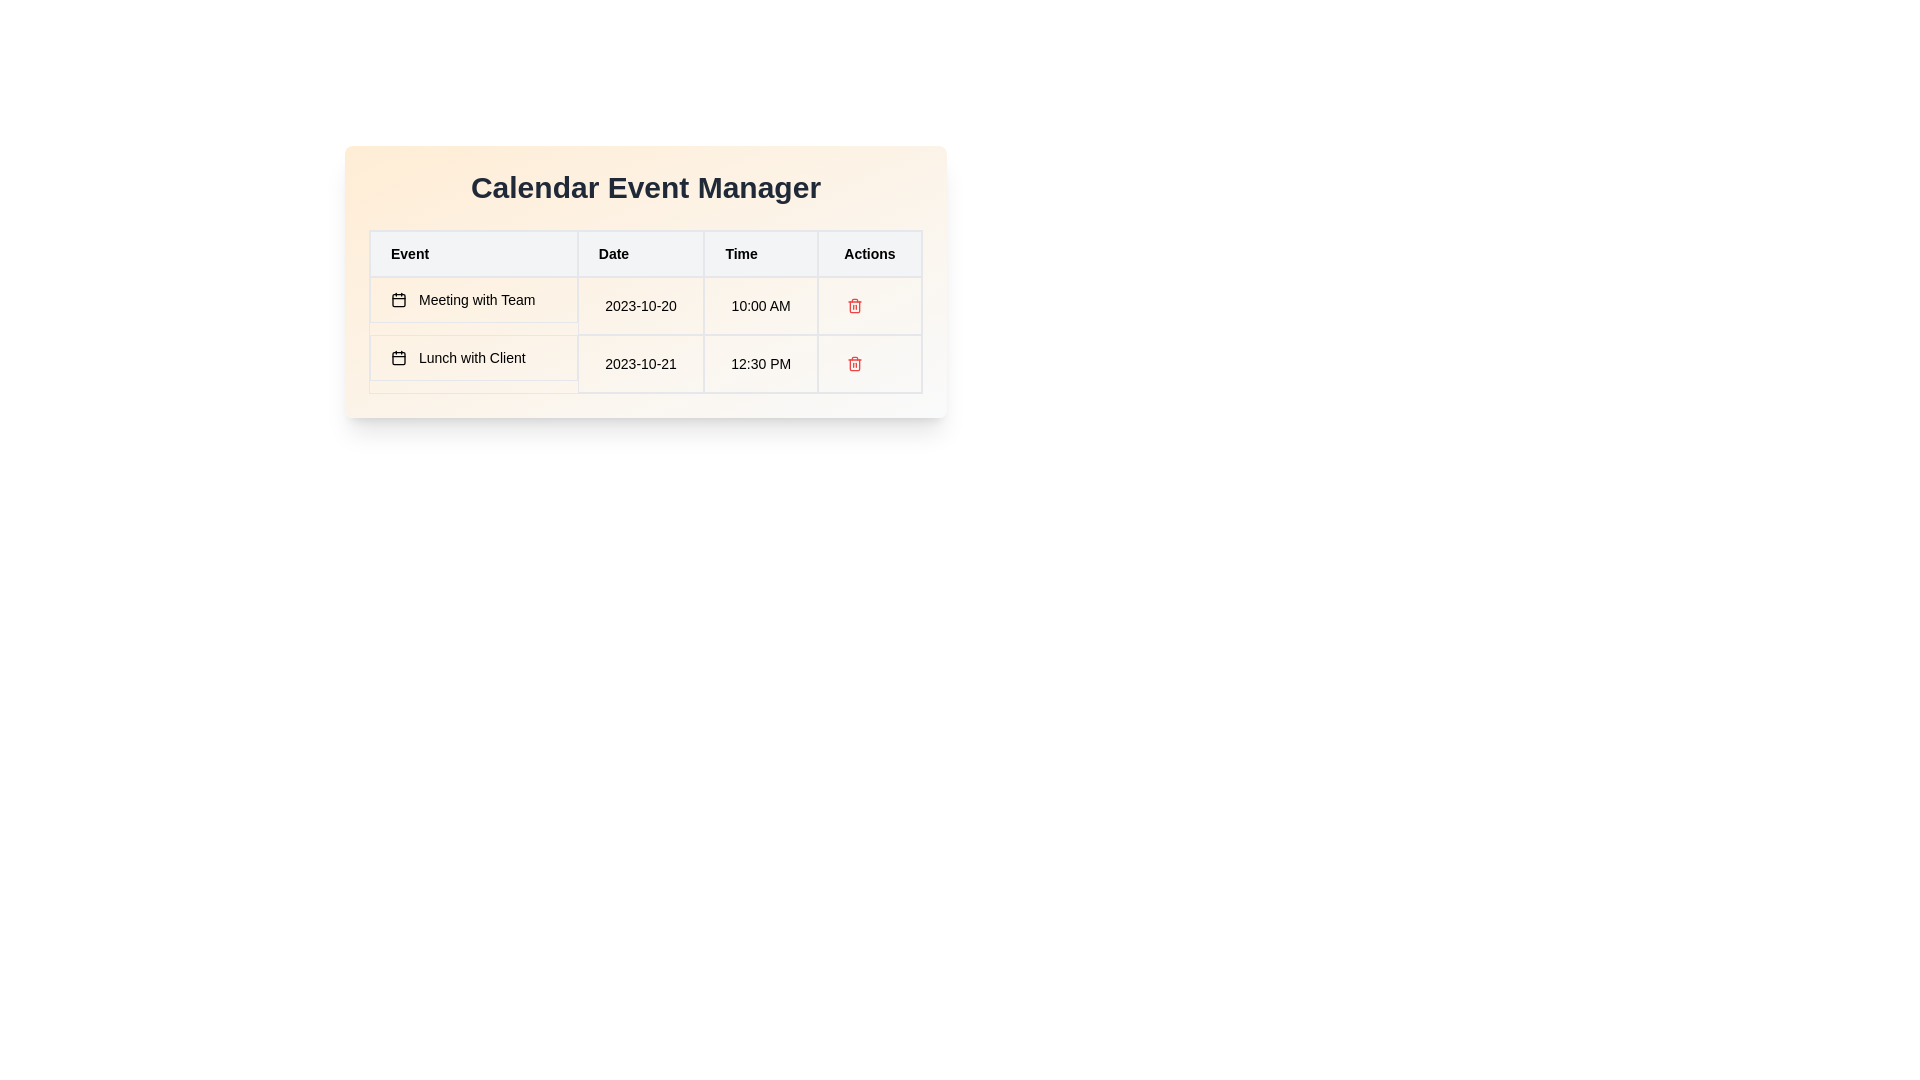 Image resolution: width=1920 pixels, height=1080 pixels. I want to click on displayed date from the Text label that shows the scheduled date of the 'Meeting with Team' event, located under the 'Date' column in the table, so click(641, 305).